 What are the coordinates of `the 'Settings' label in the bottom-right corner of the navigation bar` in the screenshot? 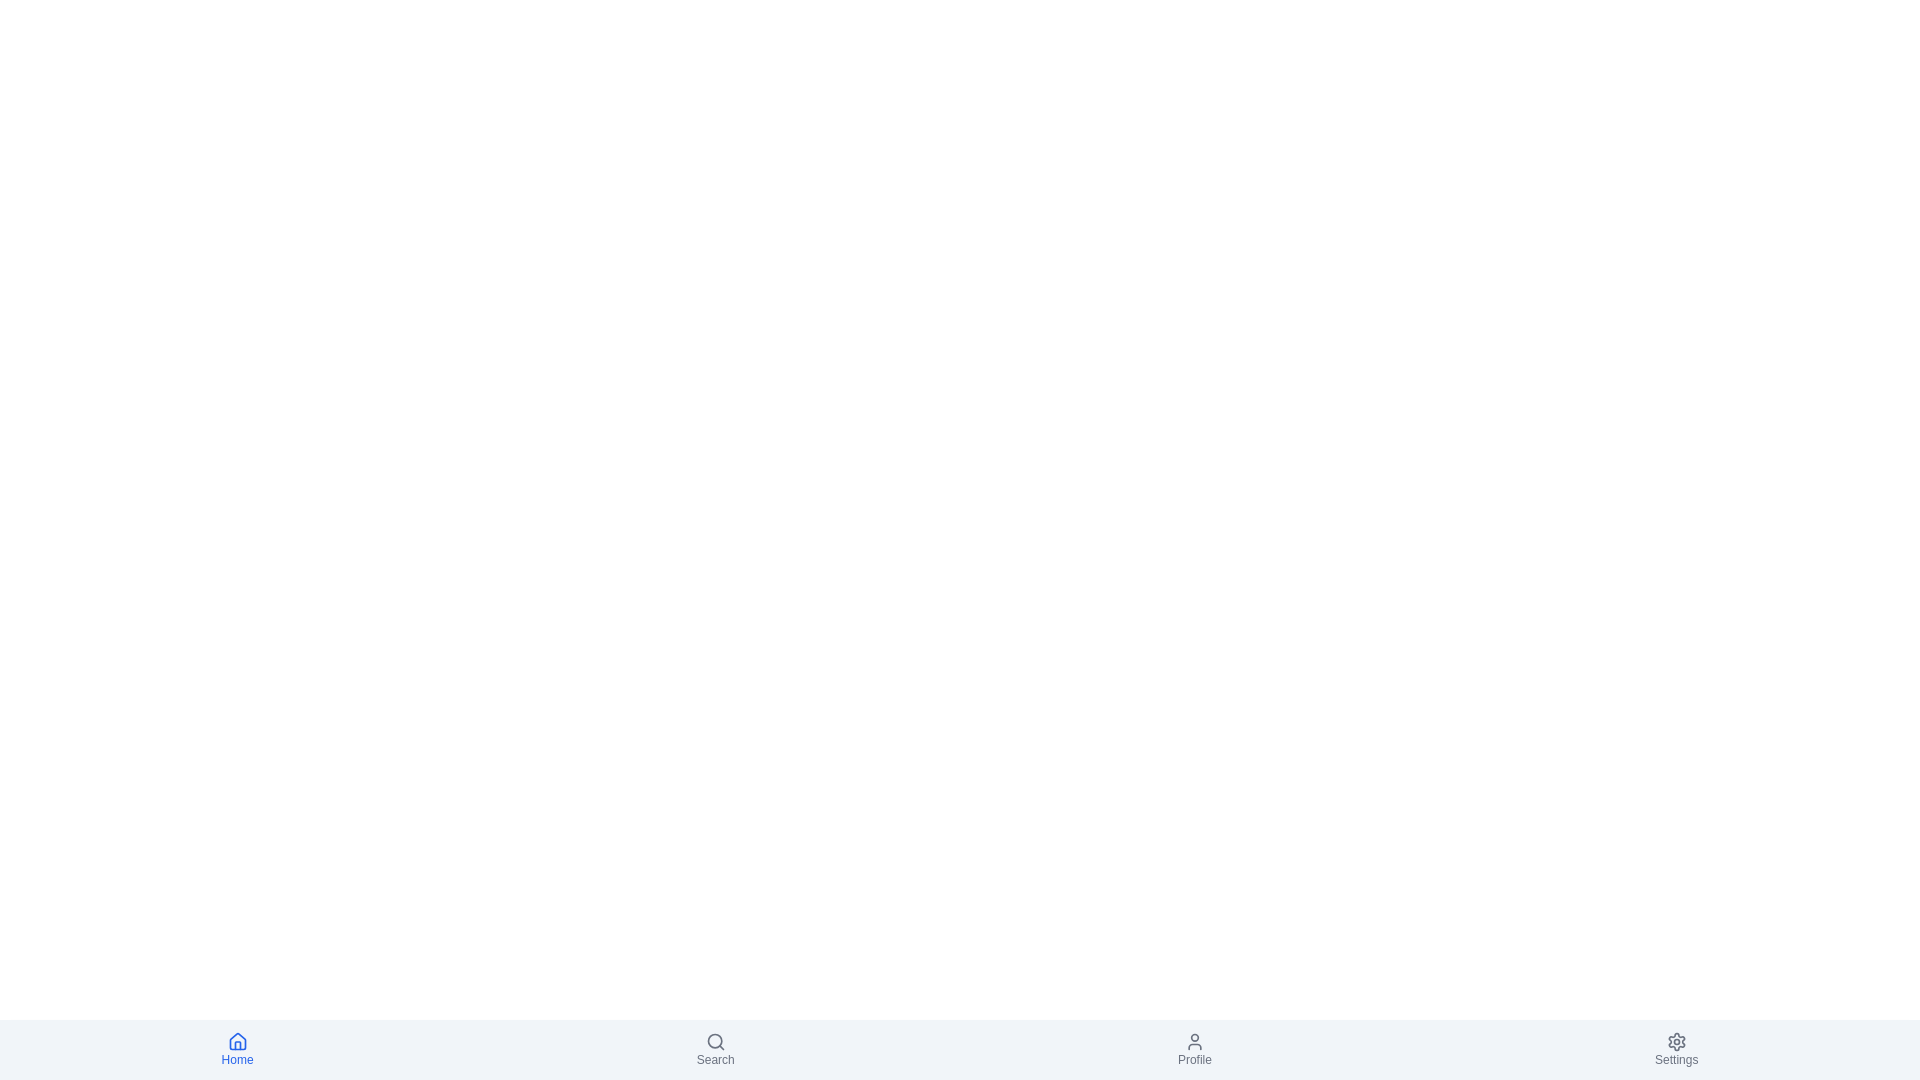 It's located at (1676, 1059).